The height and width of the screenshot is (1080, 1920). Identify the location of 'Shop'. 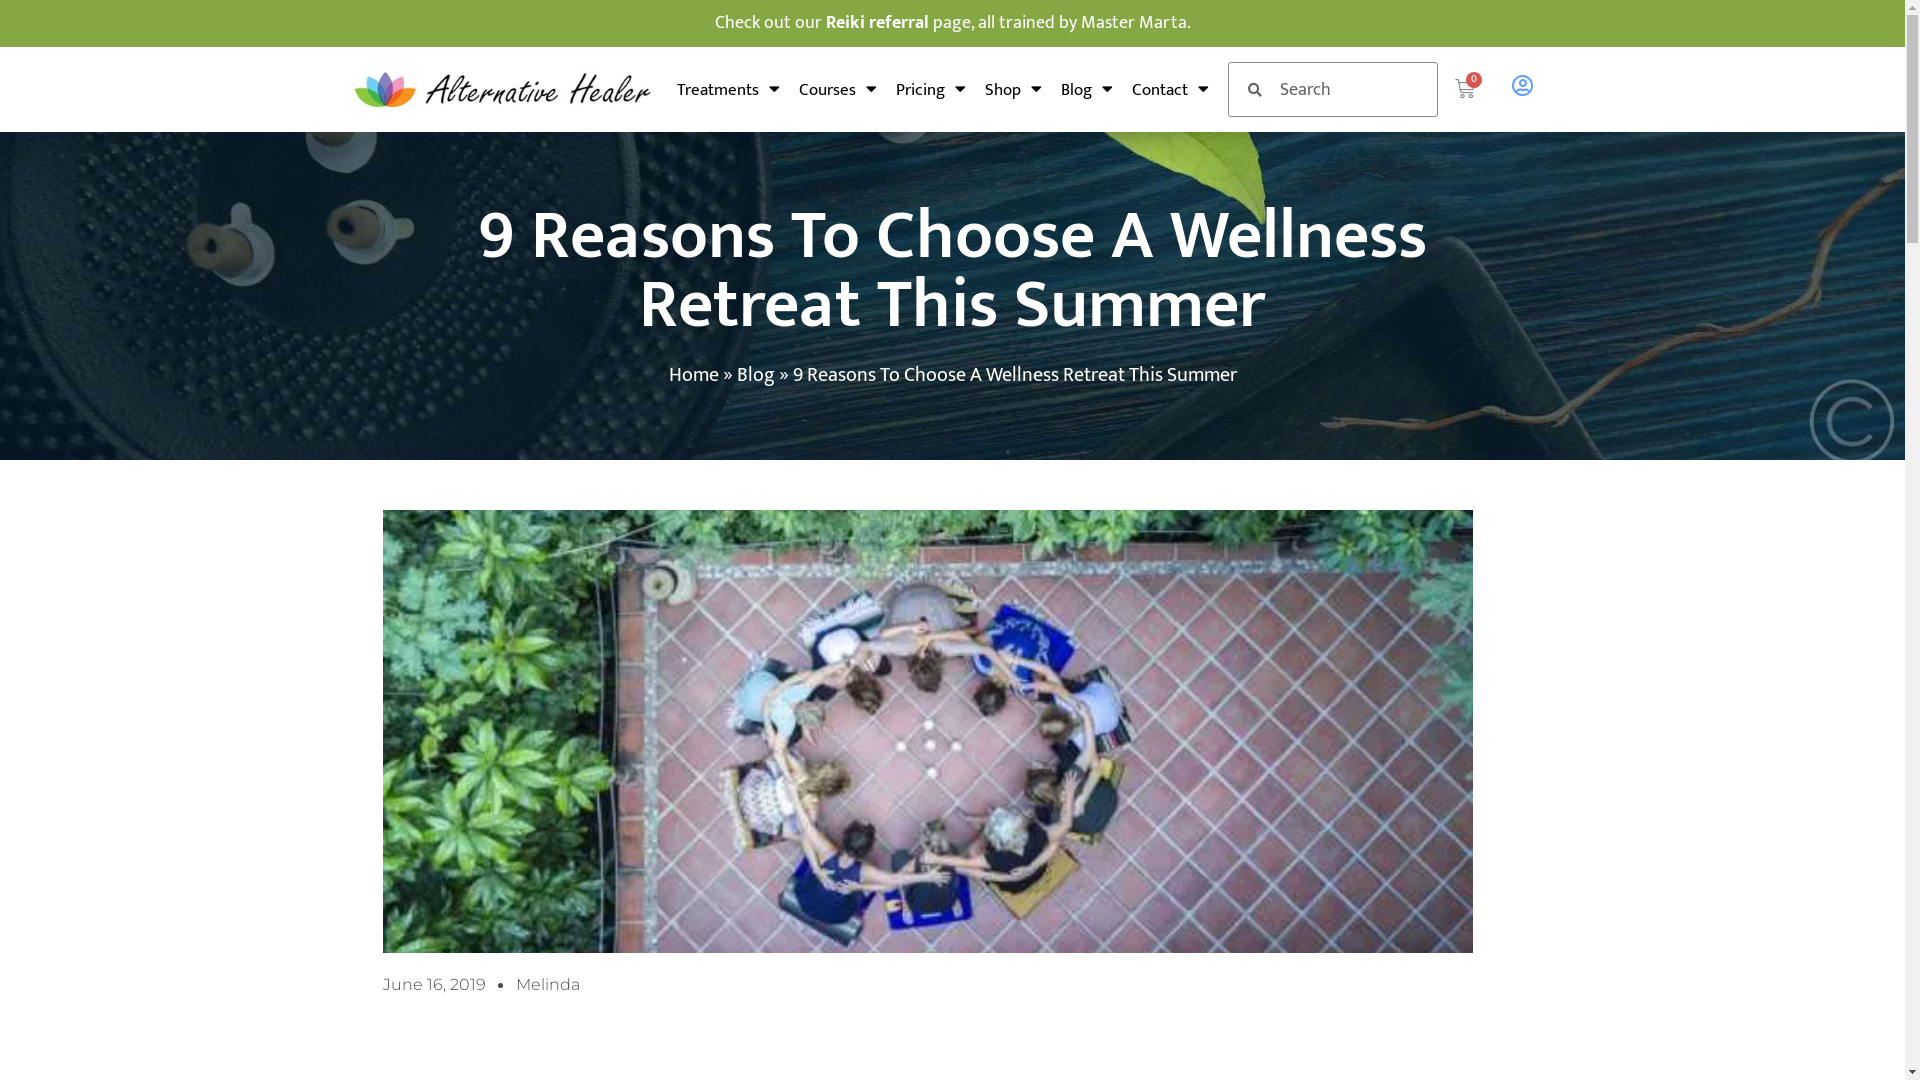
(1013, 87).